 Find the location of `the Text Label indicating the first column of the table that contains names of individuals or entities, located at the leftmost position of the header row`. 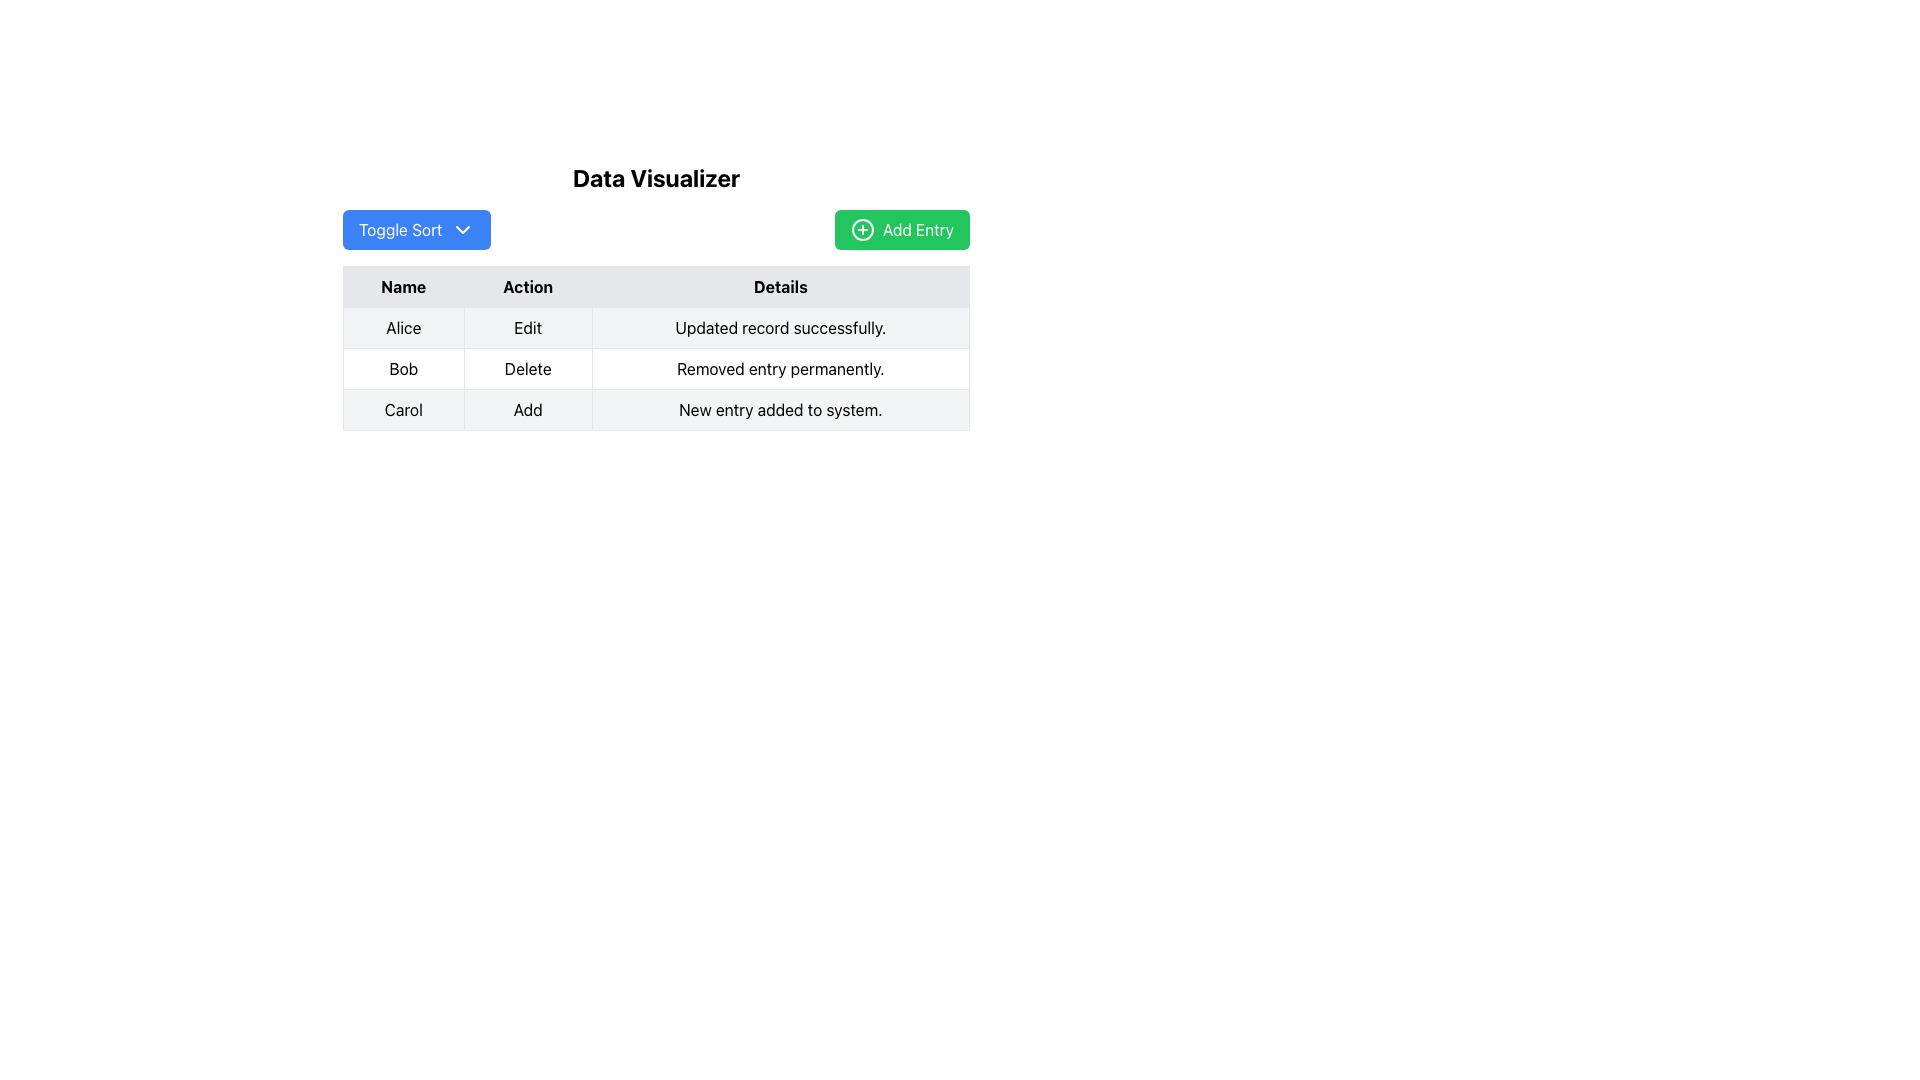

the Text Label indicating the first column of the table that contains names of individuals or entities, located at the leftmost position of the header row is located at coordinates (402, 286).